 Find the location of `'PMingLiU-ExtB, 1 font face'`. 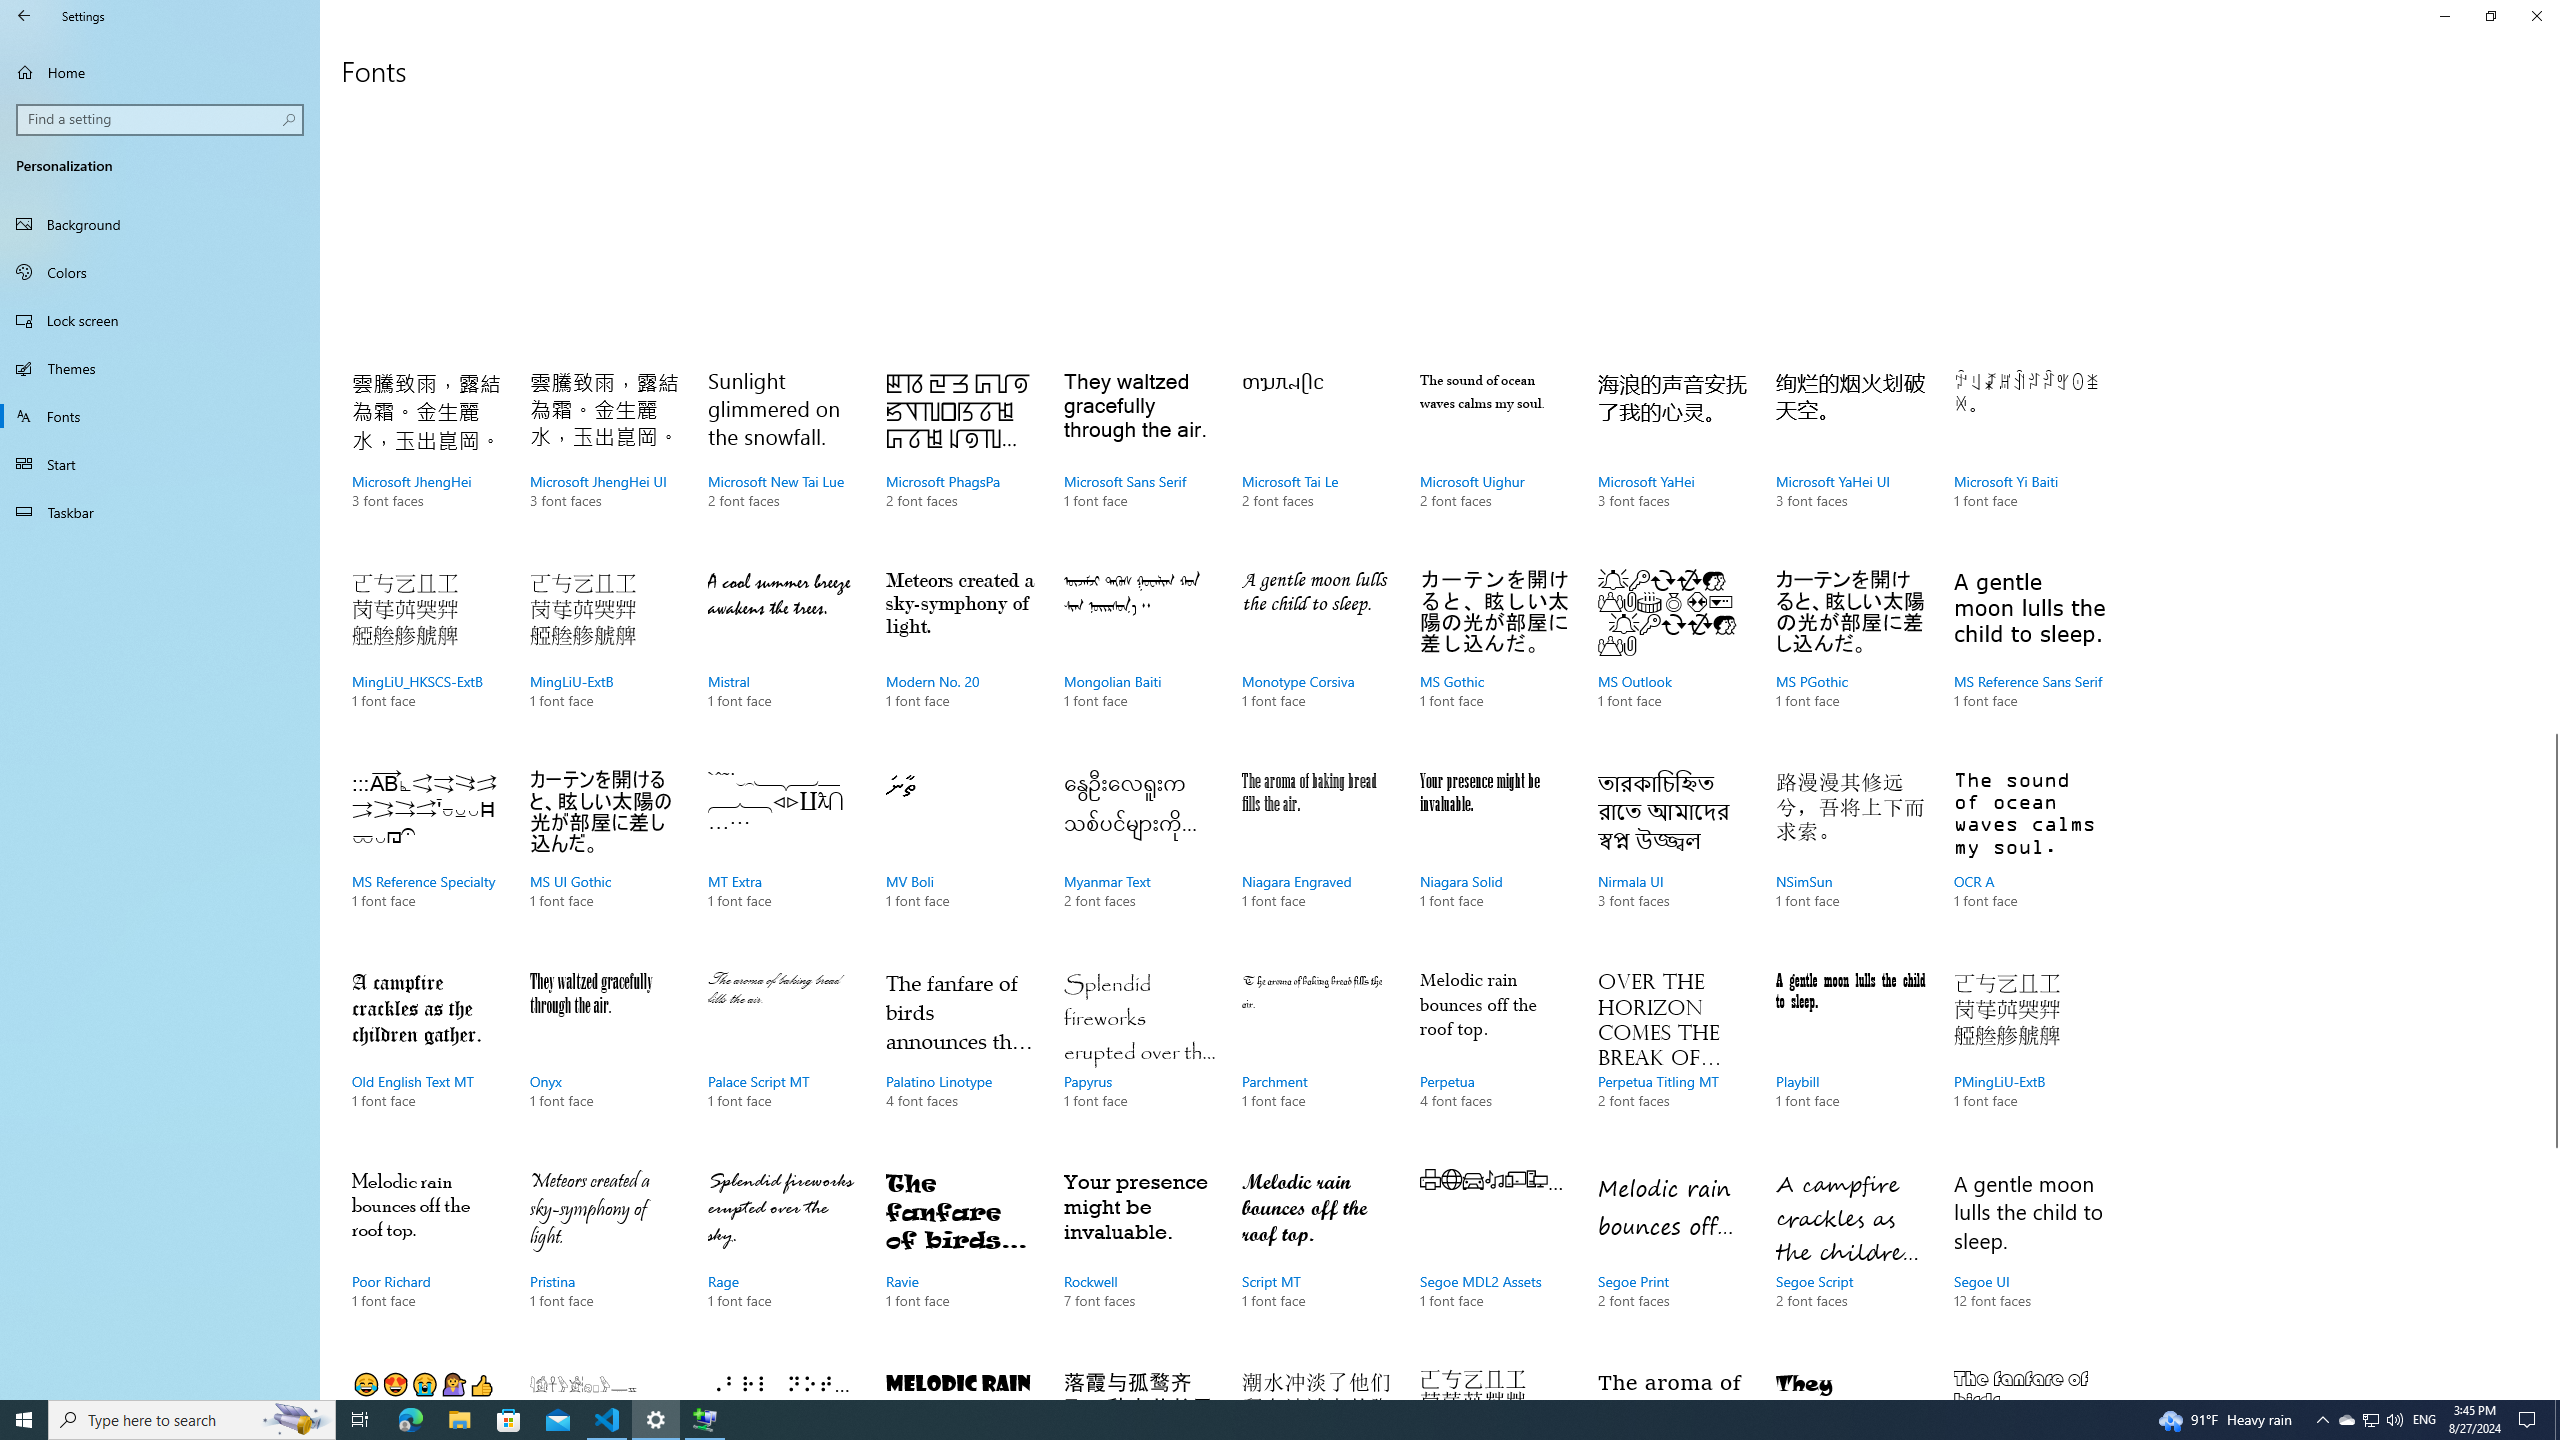

'PMingLiU-ExtB, 1 font face' is located at coordinates (2027, 1060).